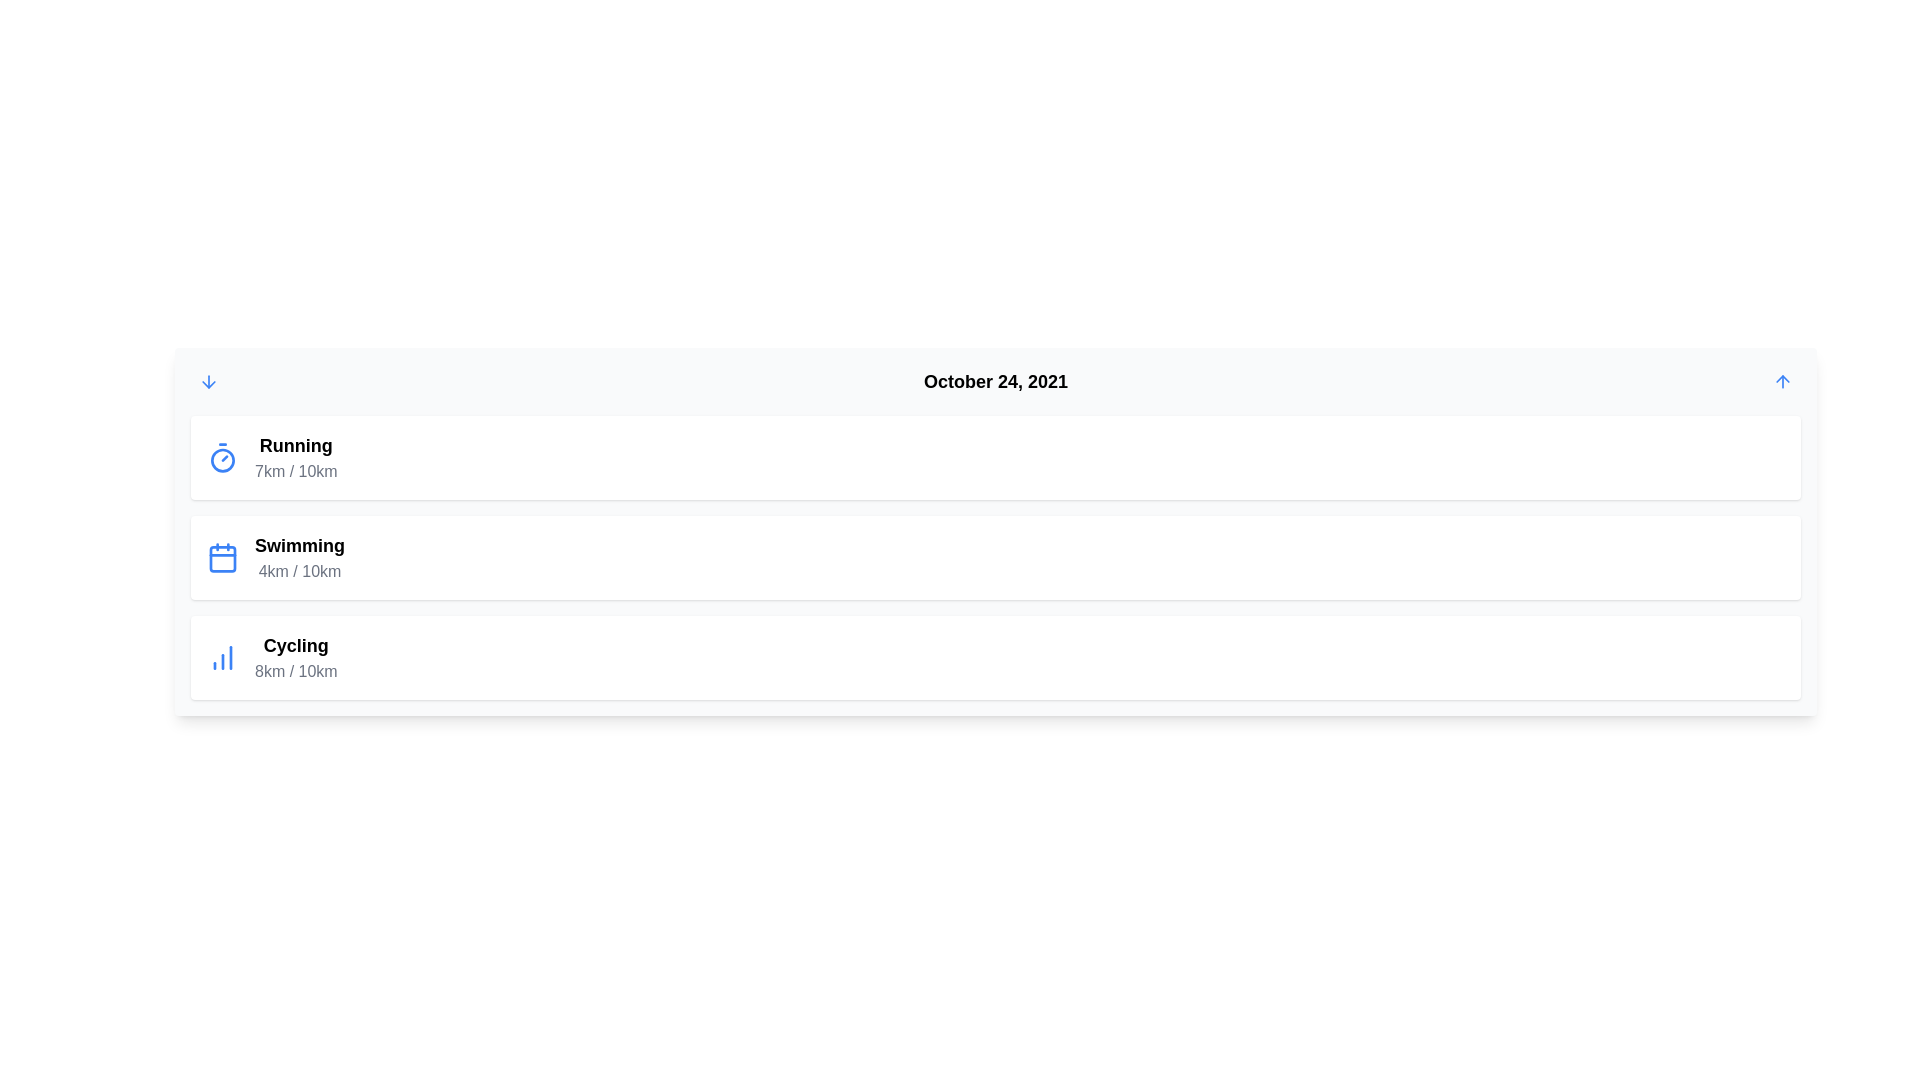 The width and height of the screenshot is (1920, 1080). What do you see at coordinates (222, 558) in the screenshot?
I see `the icon representing the 'Swimming' activity, which is the second item in the icon list aligned with the 'Swimming' activity information` at bounding box center [222, 558].